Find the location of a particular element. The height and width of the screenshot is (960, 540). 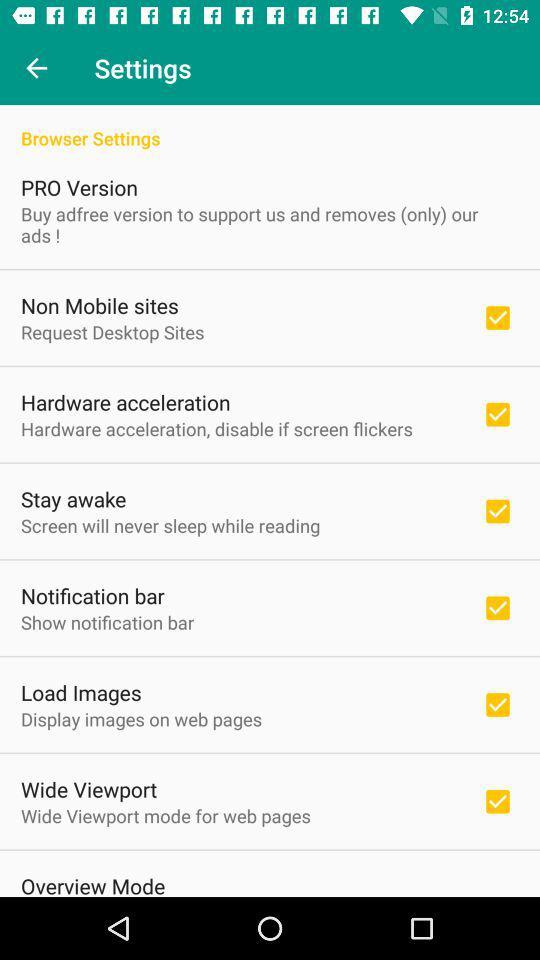

the buy adfree version item is located at coordinates (270, 224).